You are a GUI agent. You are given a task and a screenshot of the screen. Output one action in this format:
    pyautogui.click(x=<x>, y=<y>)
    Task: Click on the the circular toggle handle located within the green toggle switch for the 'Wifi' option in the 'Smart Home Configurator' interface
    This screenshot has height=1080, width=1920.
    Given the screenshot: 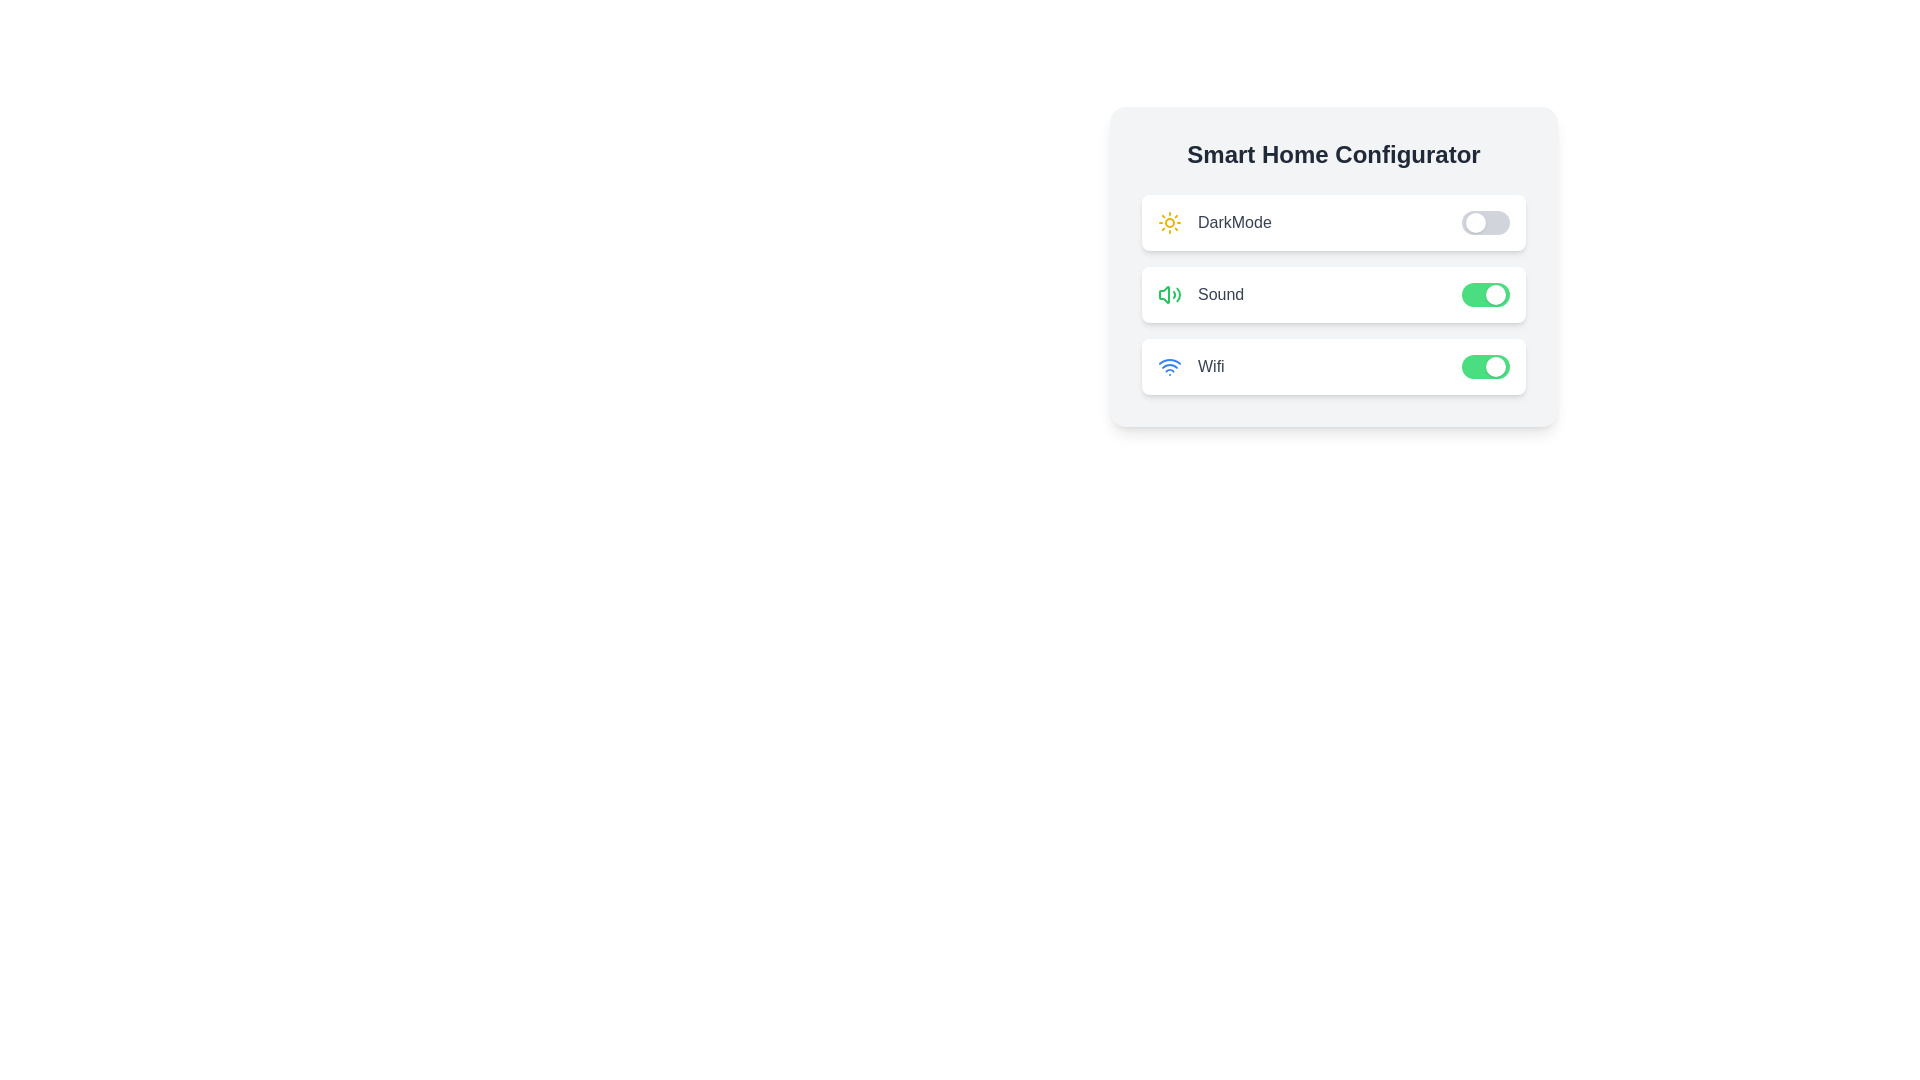 What is the action you would take?
    pyautogui.click(x=1496, y=366)
    